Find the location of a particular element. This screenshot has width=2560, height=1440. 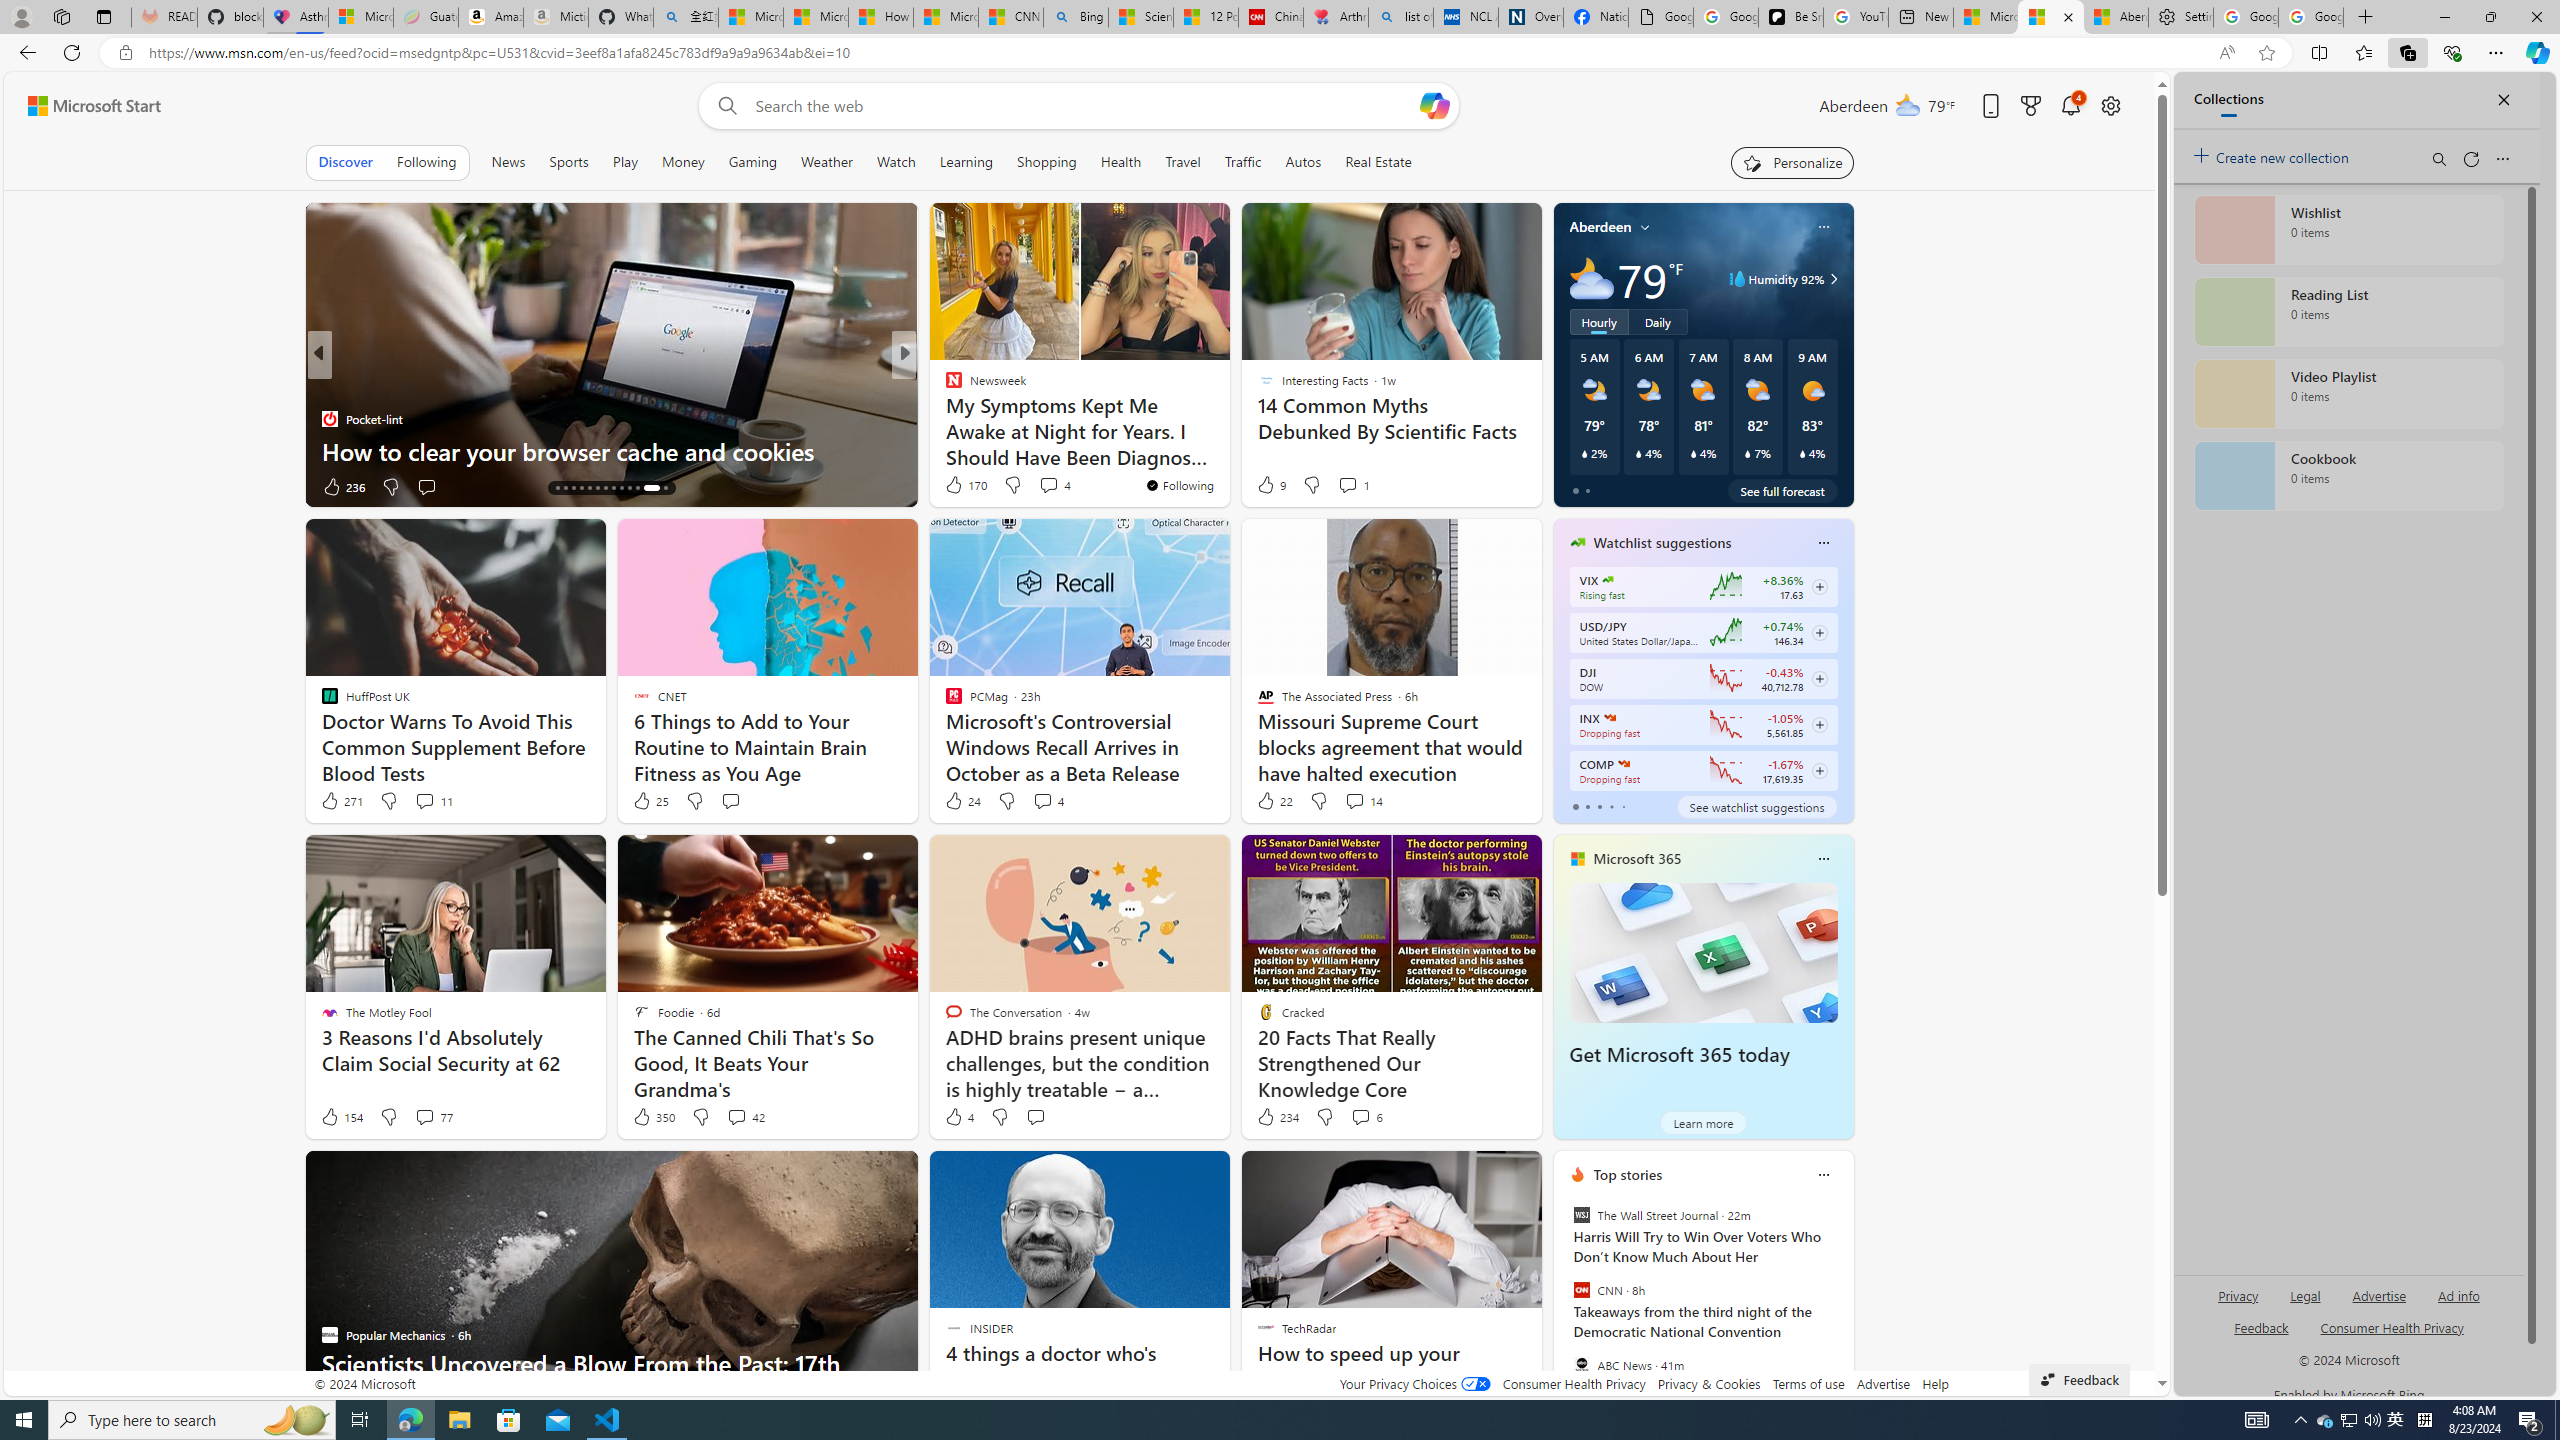

'Microsoft rewards' is located at coordinates (2030, 106).